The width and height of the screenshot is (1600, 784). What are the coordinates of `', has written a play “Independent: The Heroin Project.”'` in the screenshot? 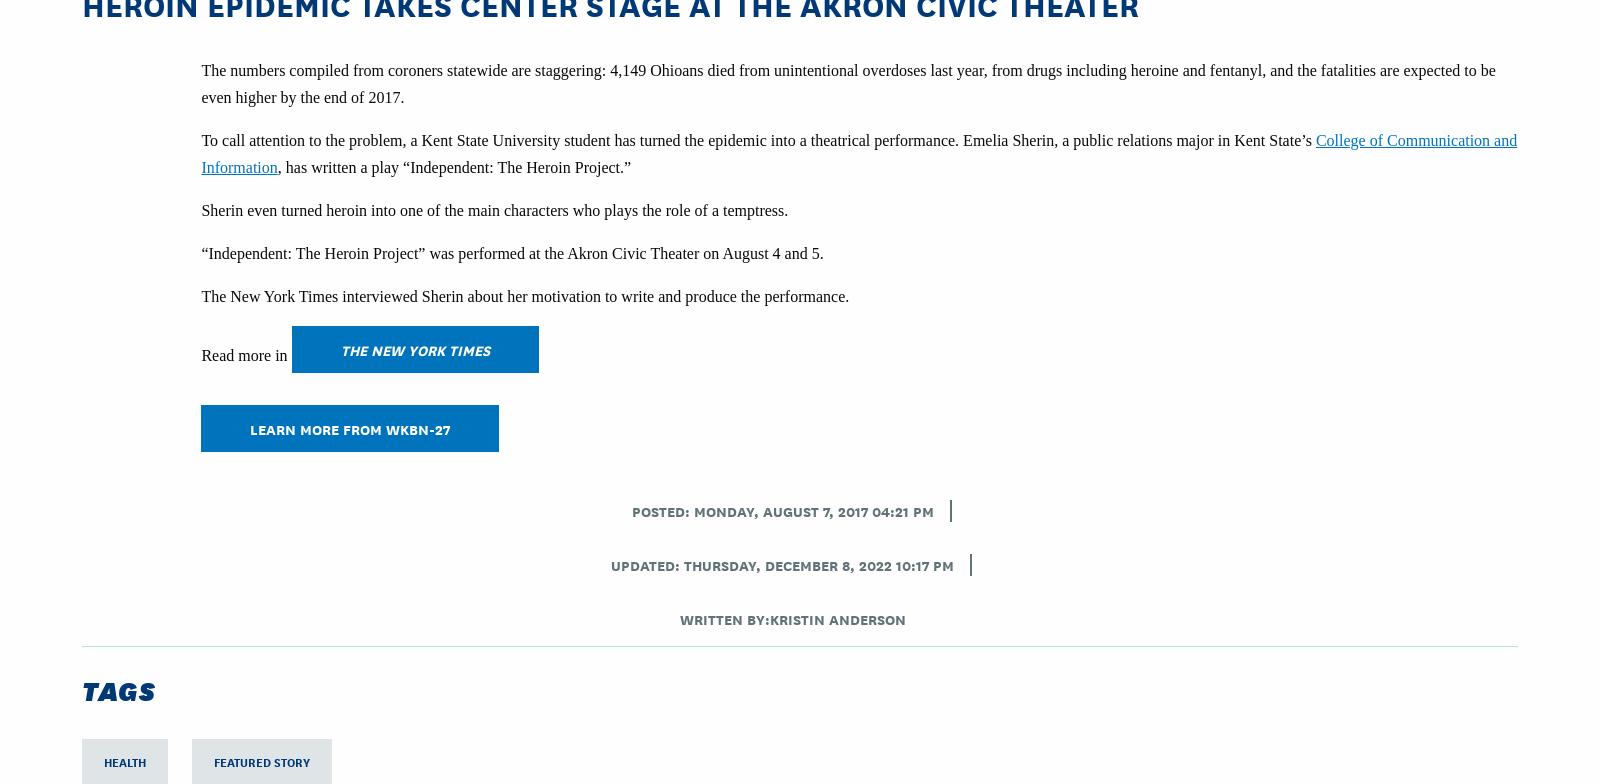 It's located at (276, 167).